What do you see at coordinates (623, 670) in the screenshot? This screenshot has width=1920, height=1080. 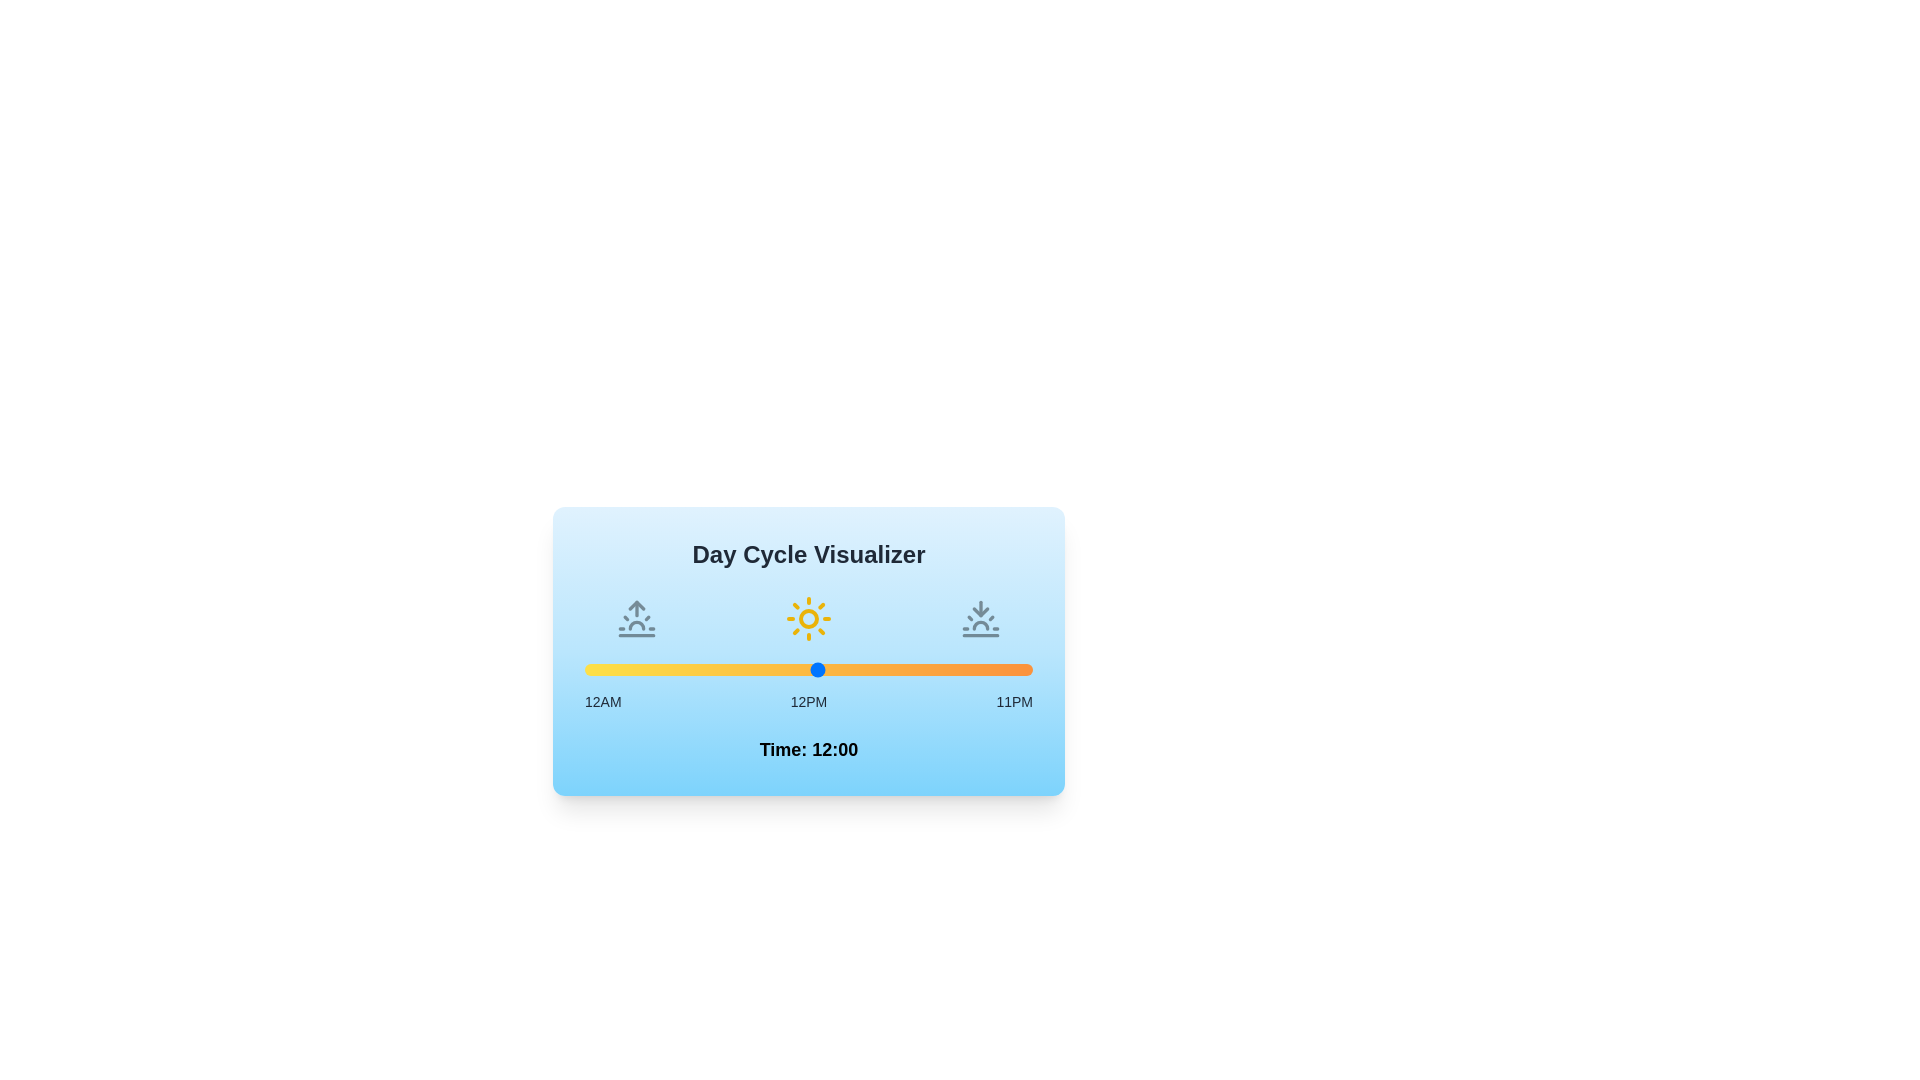 I see `the time to 2 by moving the slider` at bounding box center [623, 670].